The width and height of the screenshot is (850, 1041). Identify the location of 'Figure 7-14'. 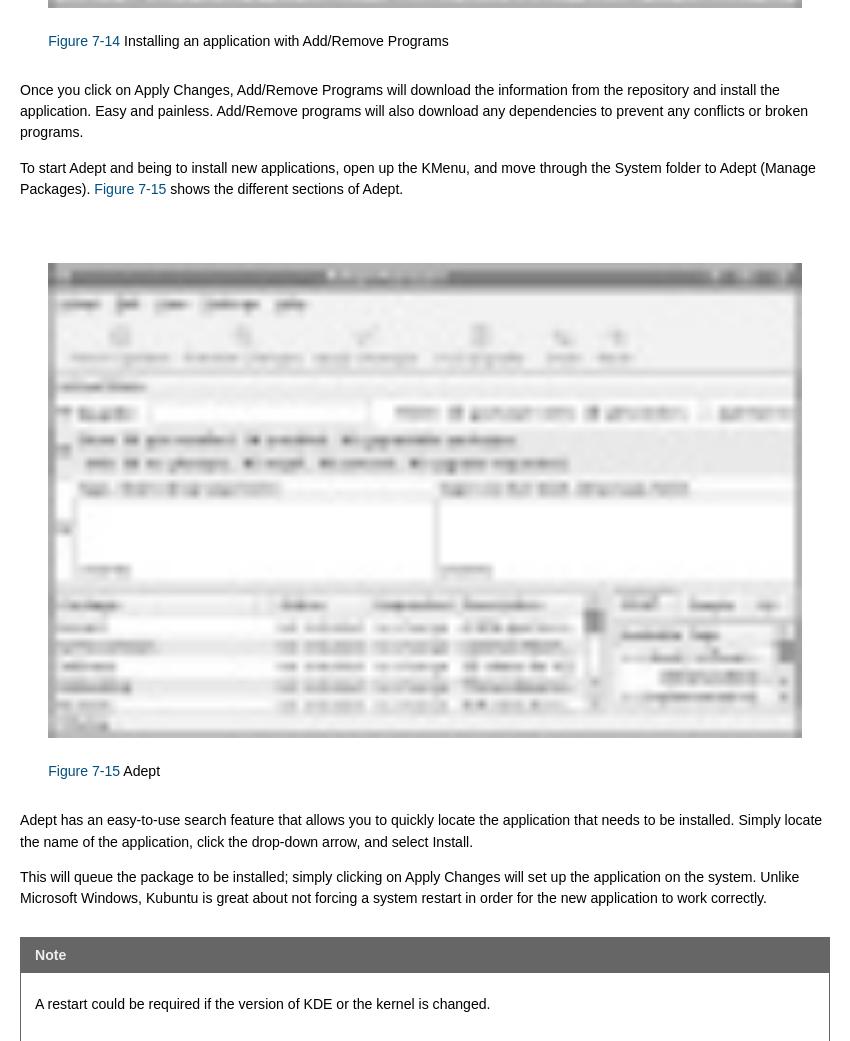
(48, 38).